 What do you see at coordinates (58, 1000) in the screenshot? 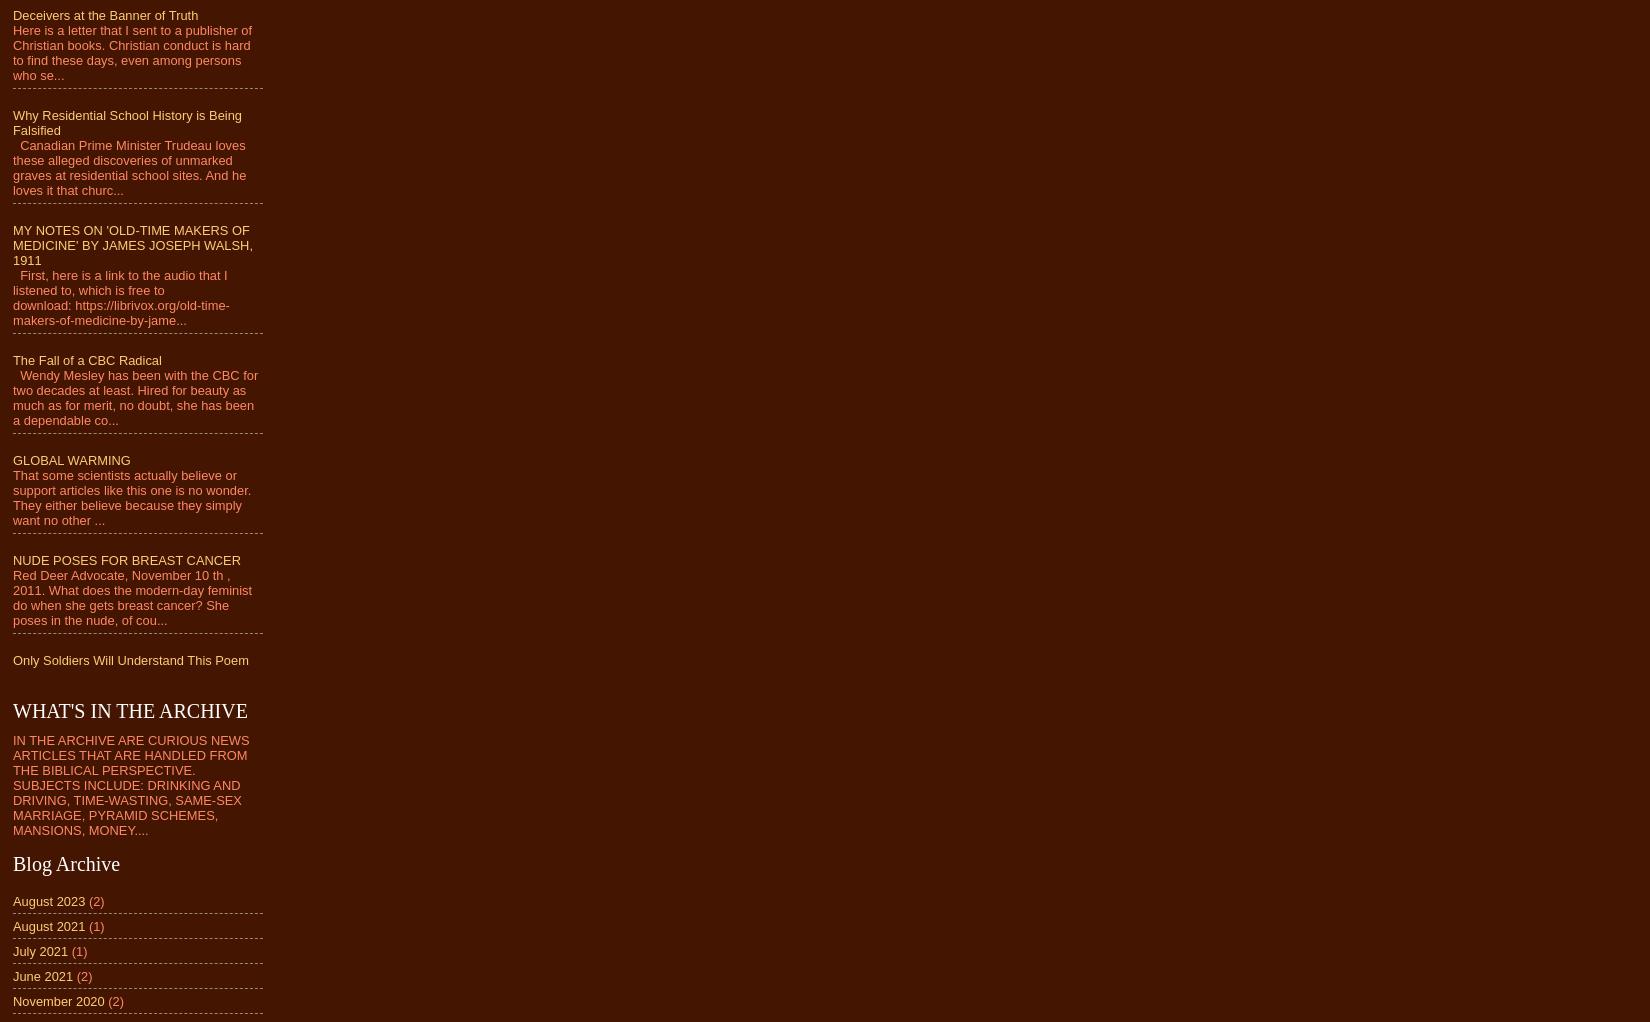
I see `'November 2020'` at bounding box center [58, 1000].